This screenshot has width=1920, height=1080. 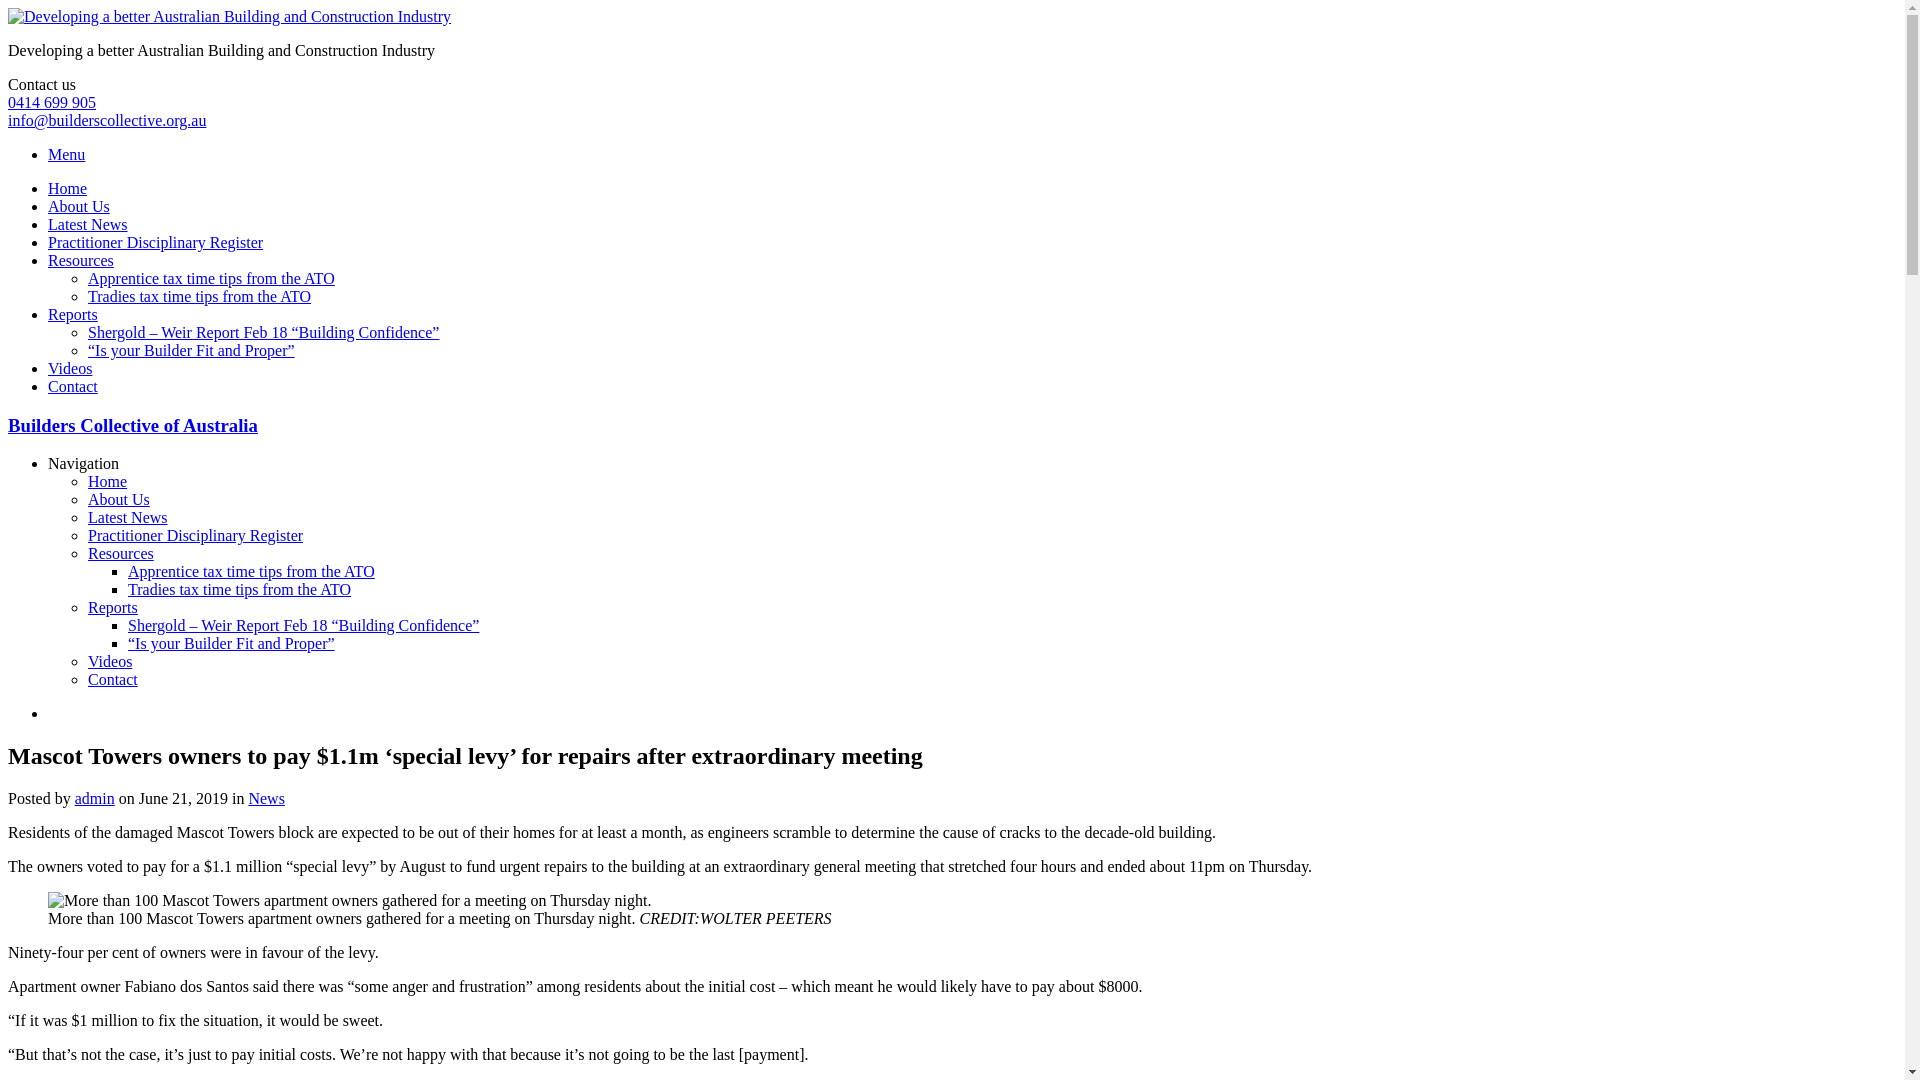 I want to click on '0414 699 905', so click(x=8, y=102).